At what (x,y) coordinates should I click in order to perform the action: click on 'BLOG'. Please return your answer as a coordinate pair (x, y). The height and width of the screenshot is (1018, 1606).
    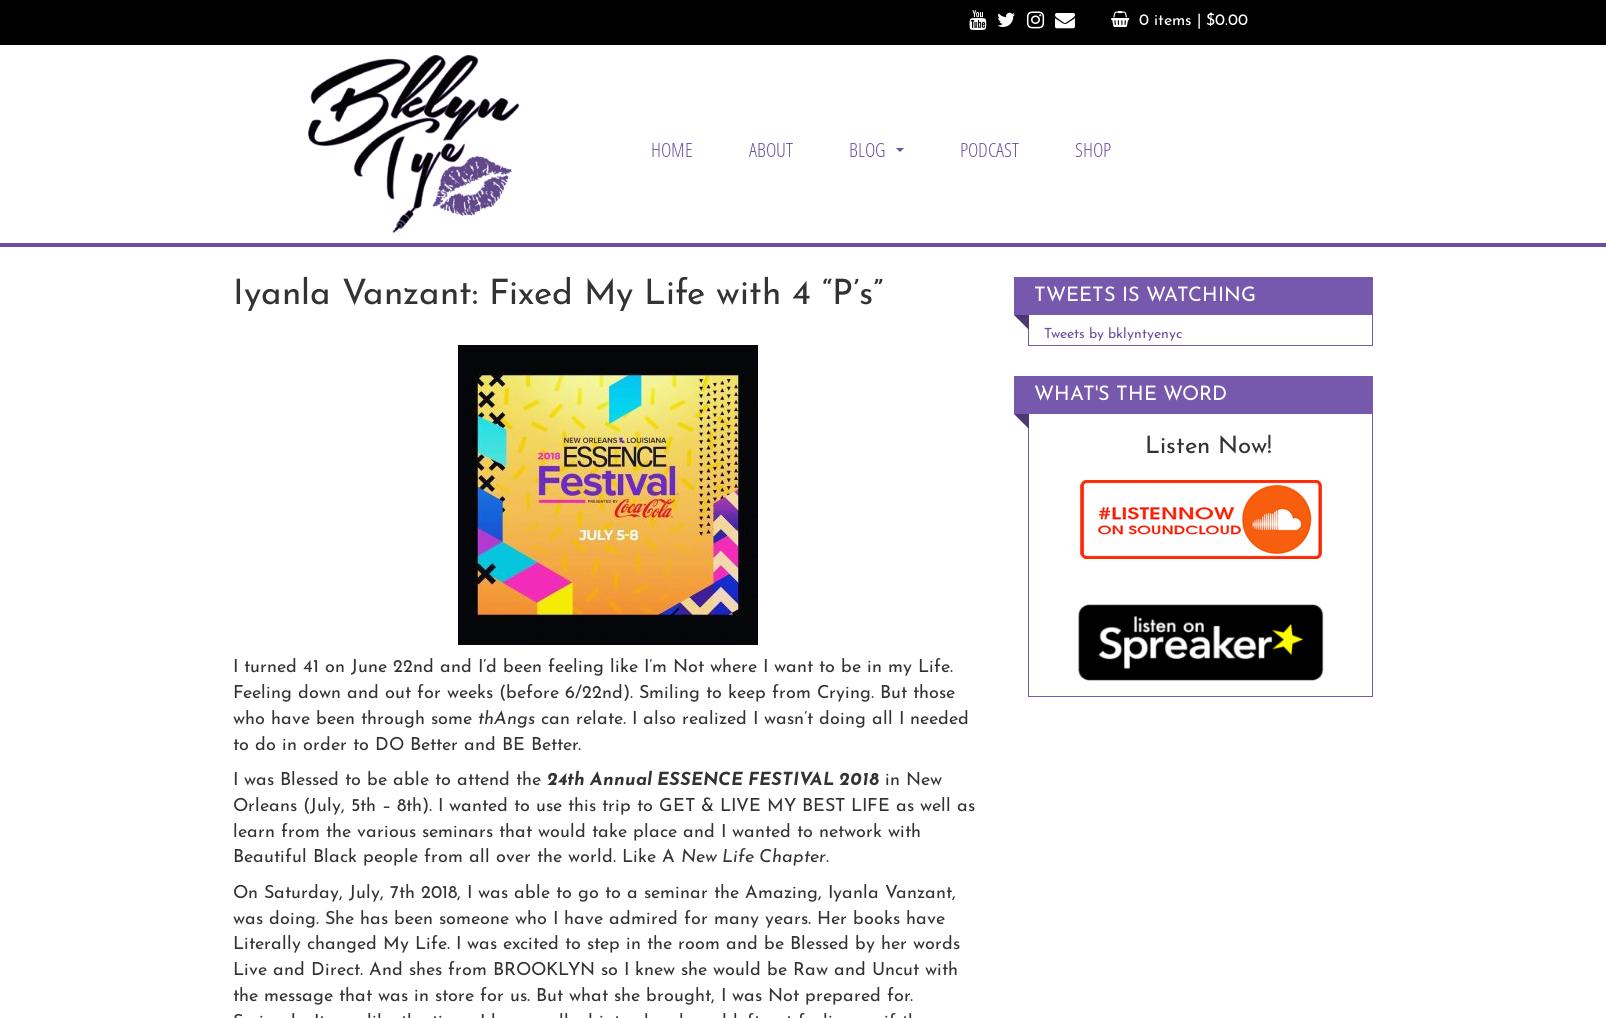
    Looking at the image, I should click on (847, 147).